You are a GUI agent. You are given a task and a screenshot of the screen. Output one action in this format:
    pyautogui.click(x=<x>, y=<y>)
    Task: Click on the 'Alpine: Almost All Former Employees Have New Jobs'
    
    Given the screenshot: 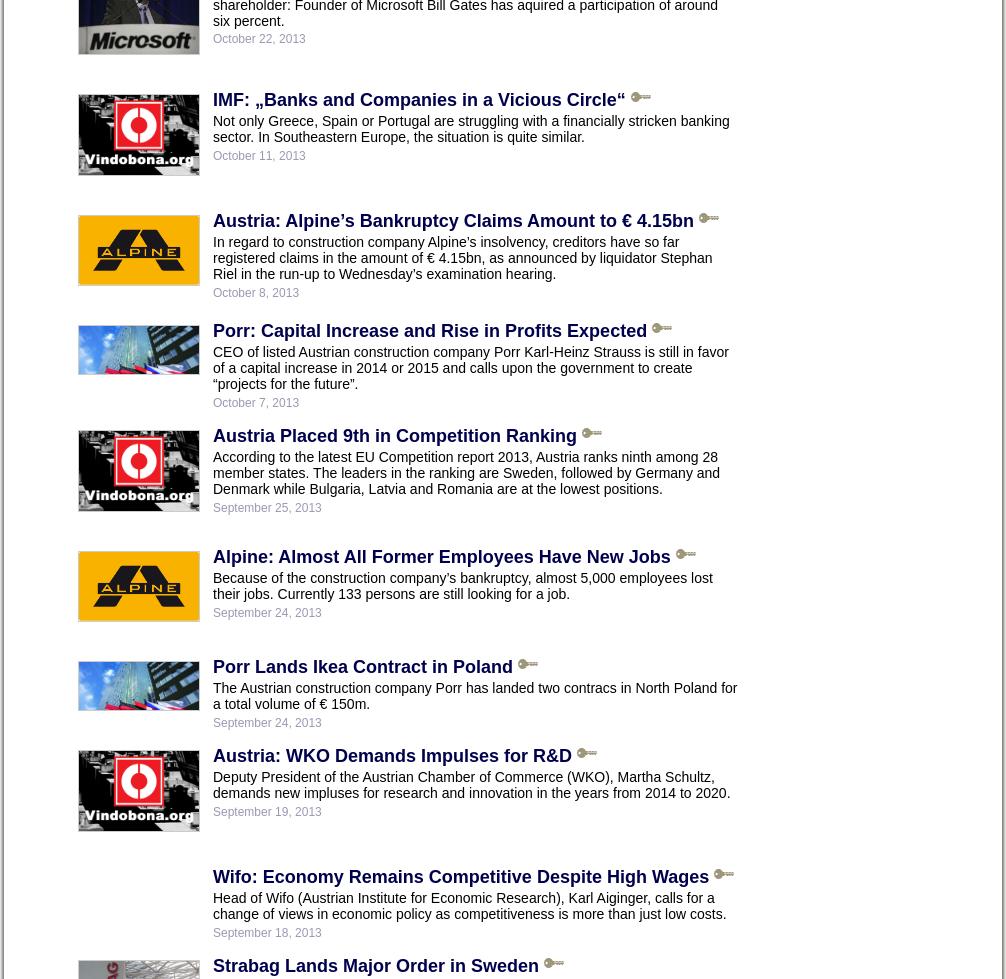 What is the action you would take?
    pyautogui.click(x=440, y=555)
    